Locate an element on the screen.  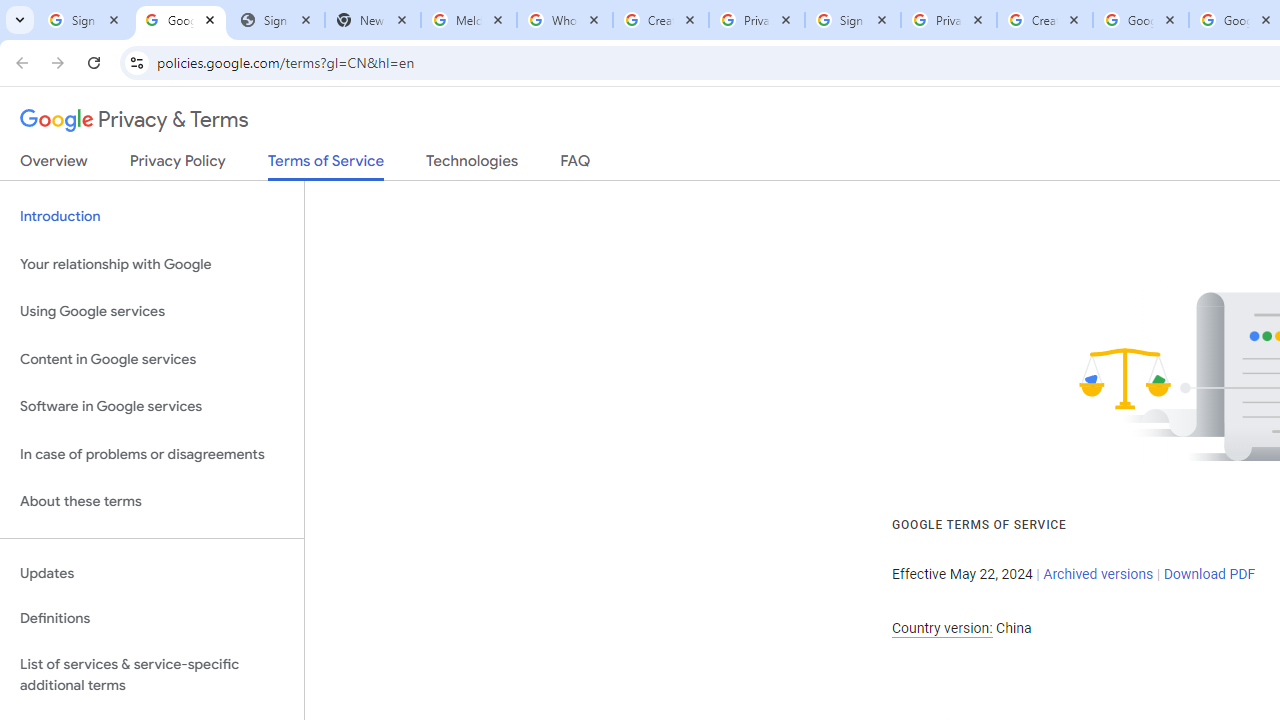
'System' is located at coordinates (10, 11).